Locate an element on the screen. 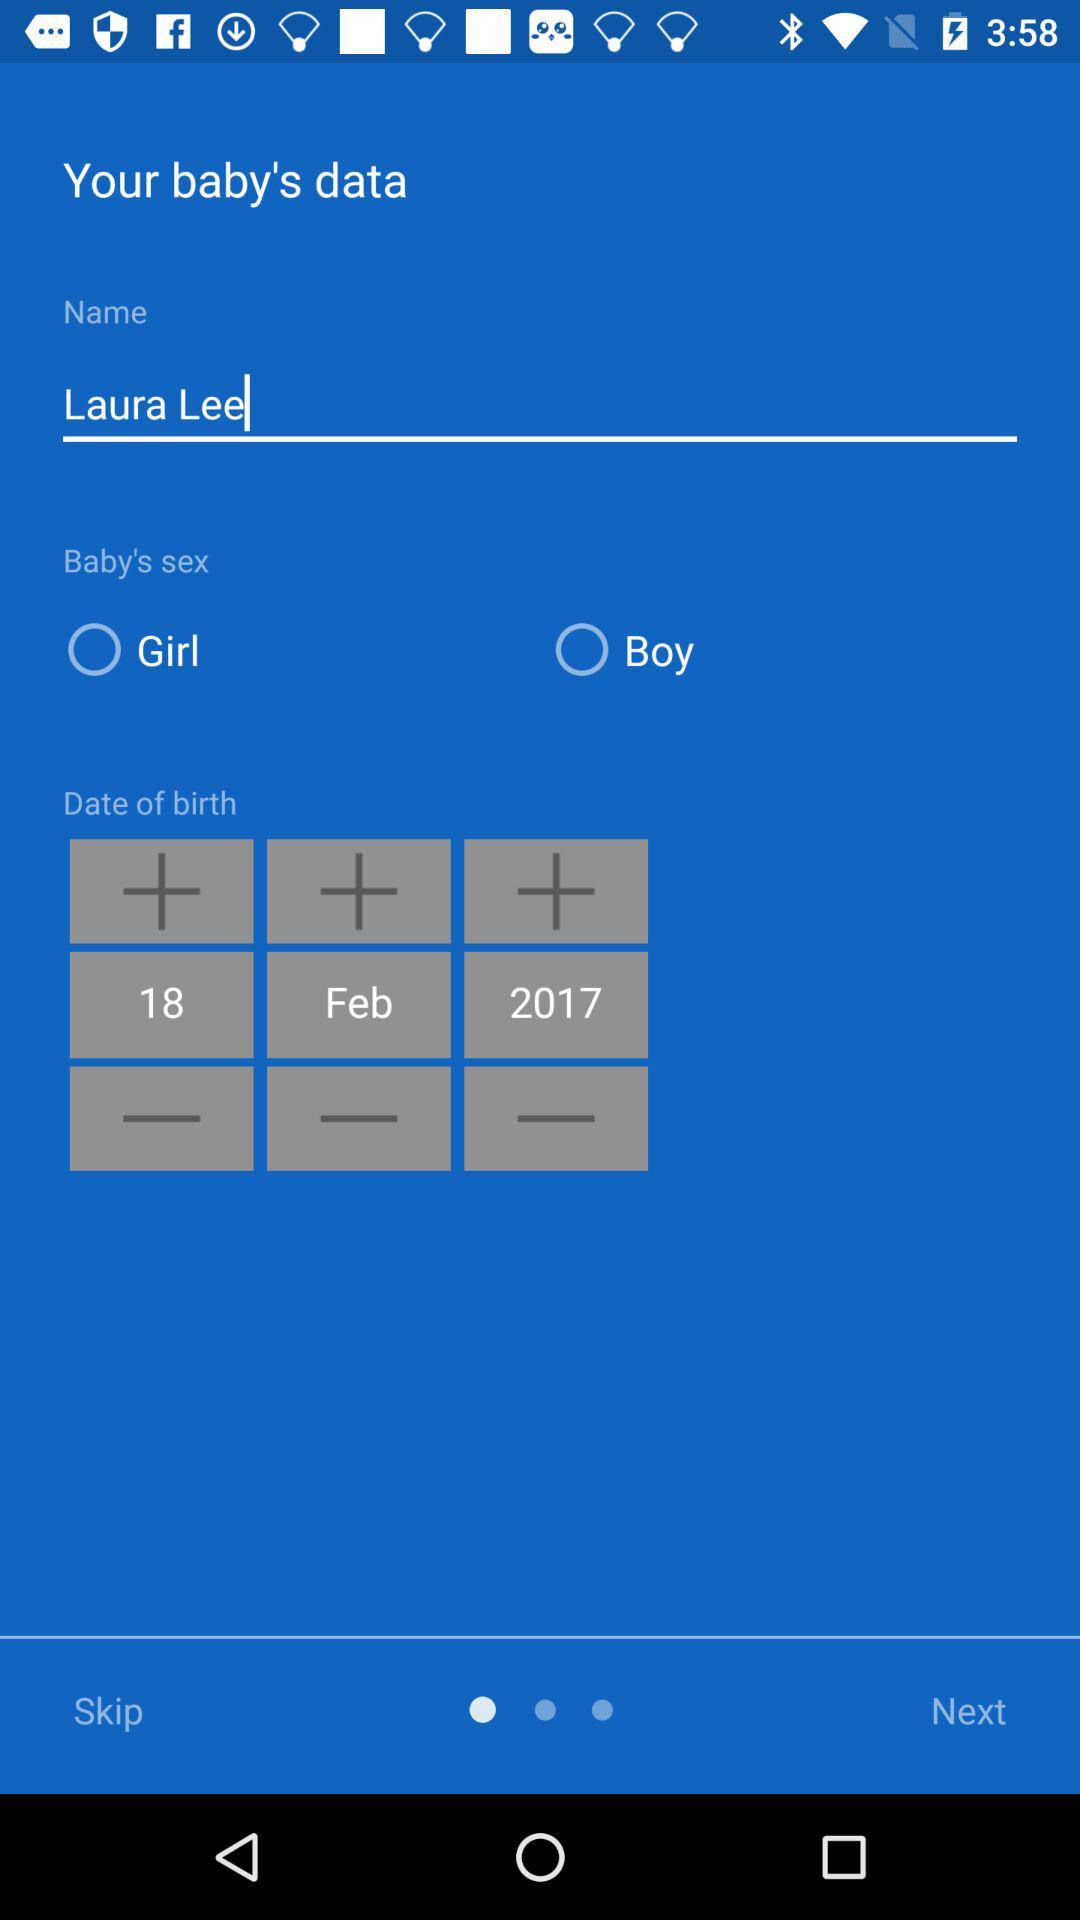  the icon below the boy is located at coordinates (943, 1708).